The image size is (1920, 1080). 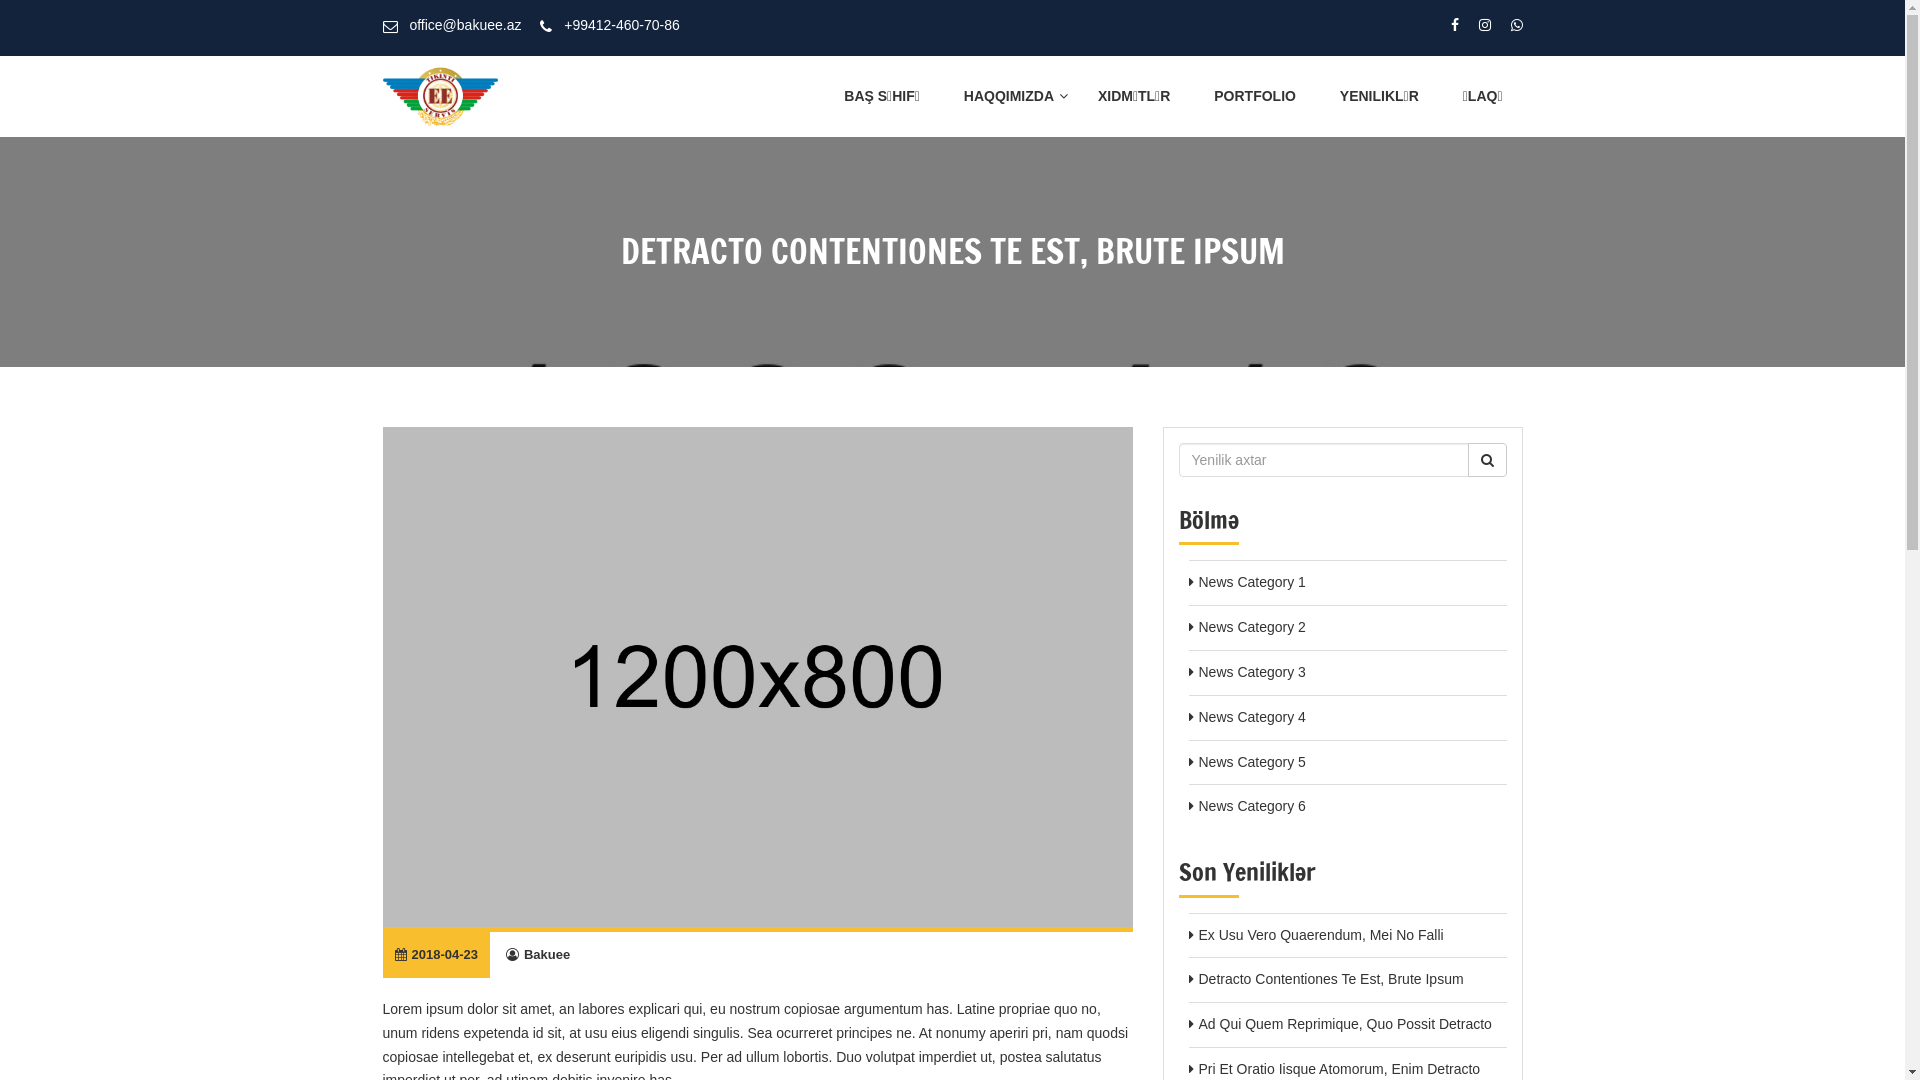 What do you see at coordinates (1320, 934) in the screenshot?
I see `'Ex Usu Vero Quaerendum, Mei No Falli'` at bounding box center [1320, 934].